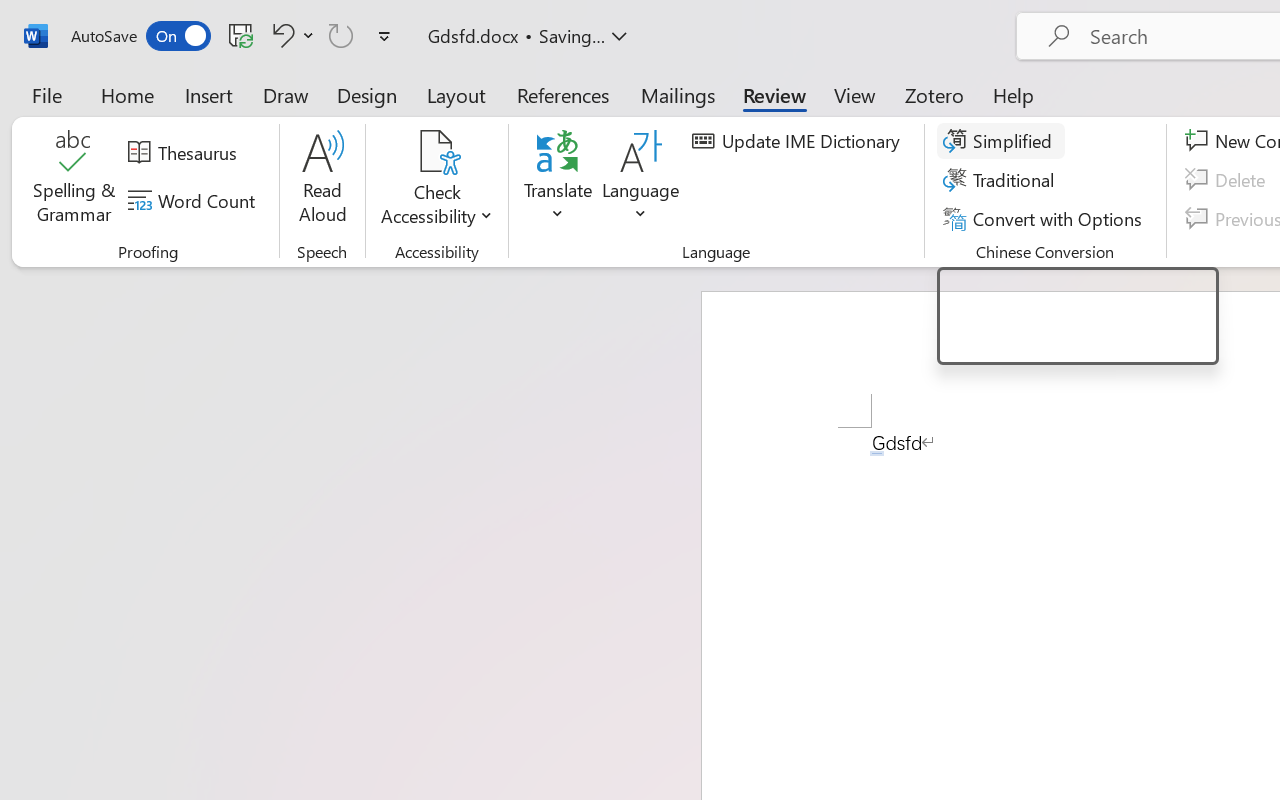  Describe the element at coordinates (798, 141) in the screenshot. I see `'Update IME Dictionary...'` at that location.